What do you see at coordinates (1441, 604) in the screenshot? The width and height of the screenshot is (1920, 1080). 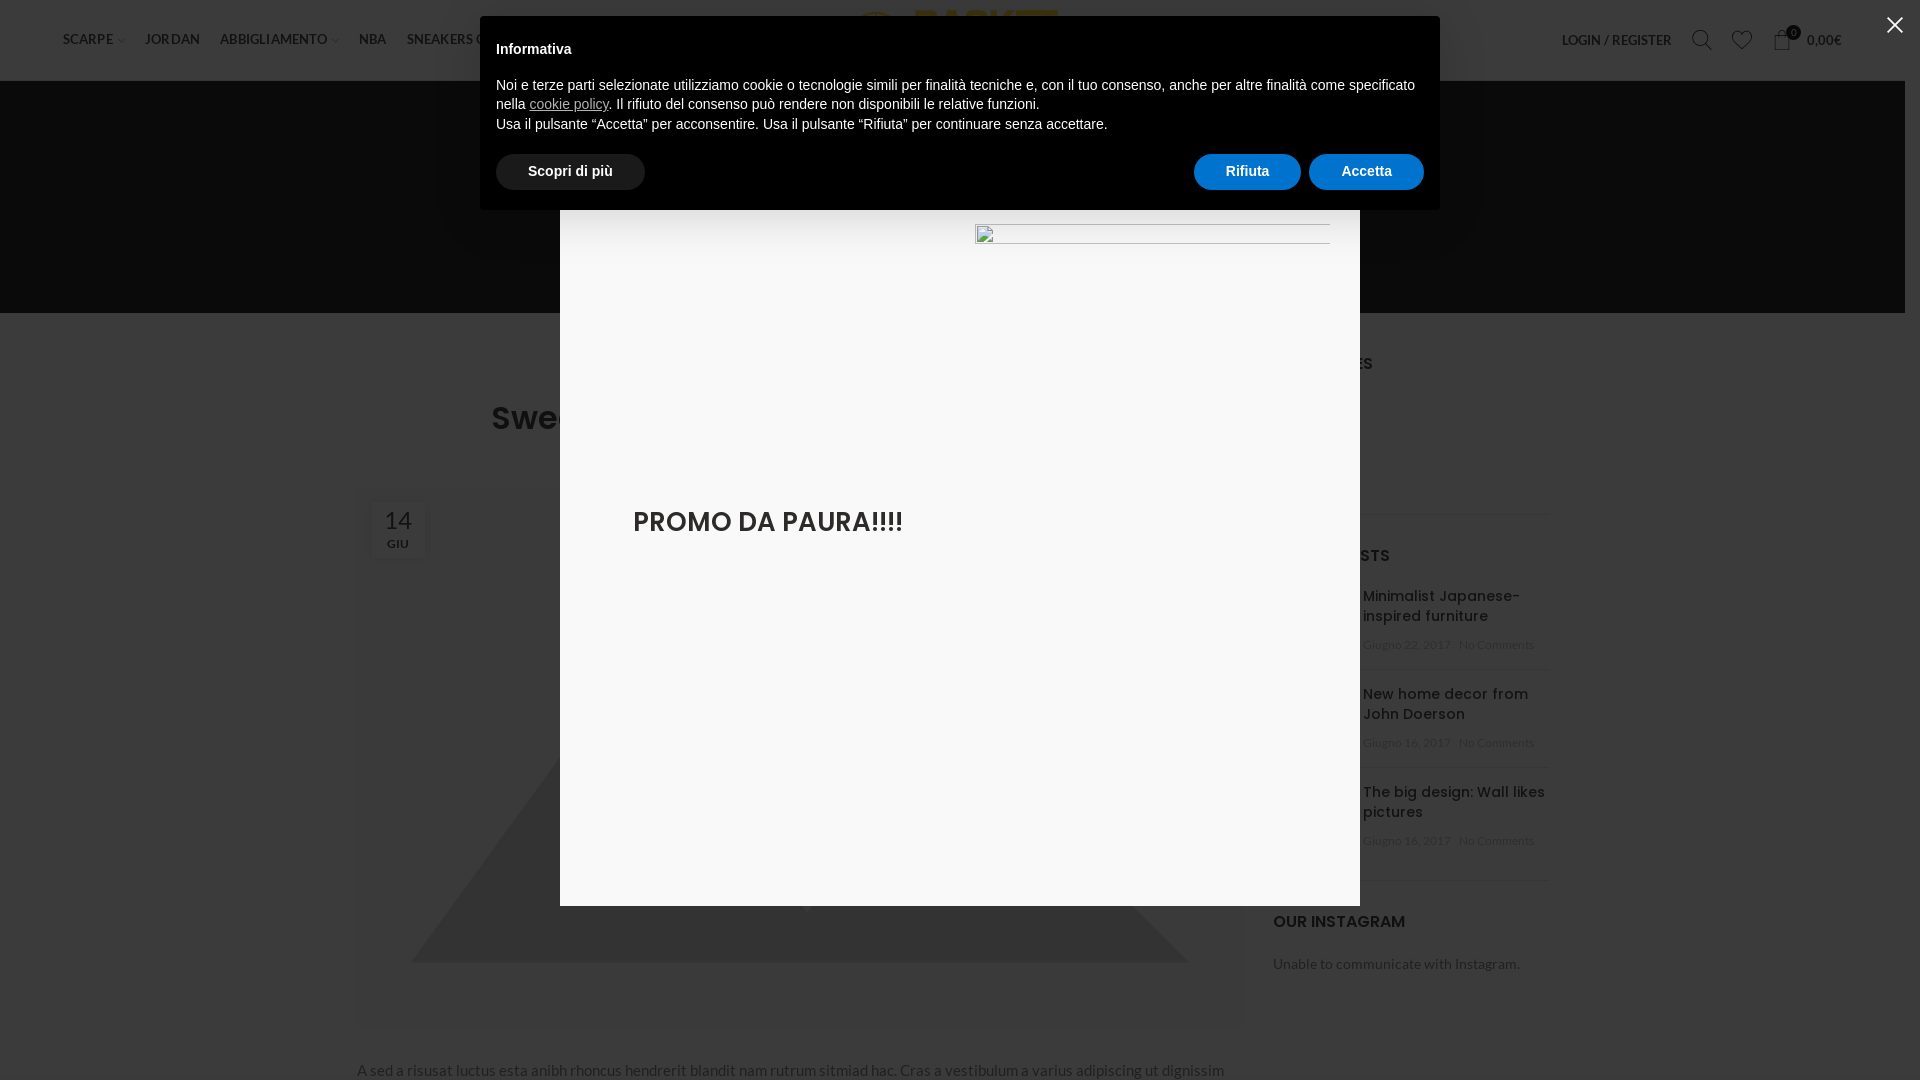 I see `'Minimalist Japanese-inspired furniture'` at bounding box center [1441, 604].